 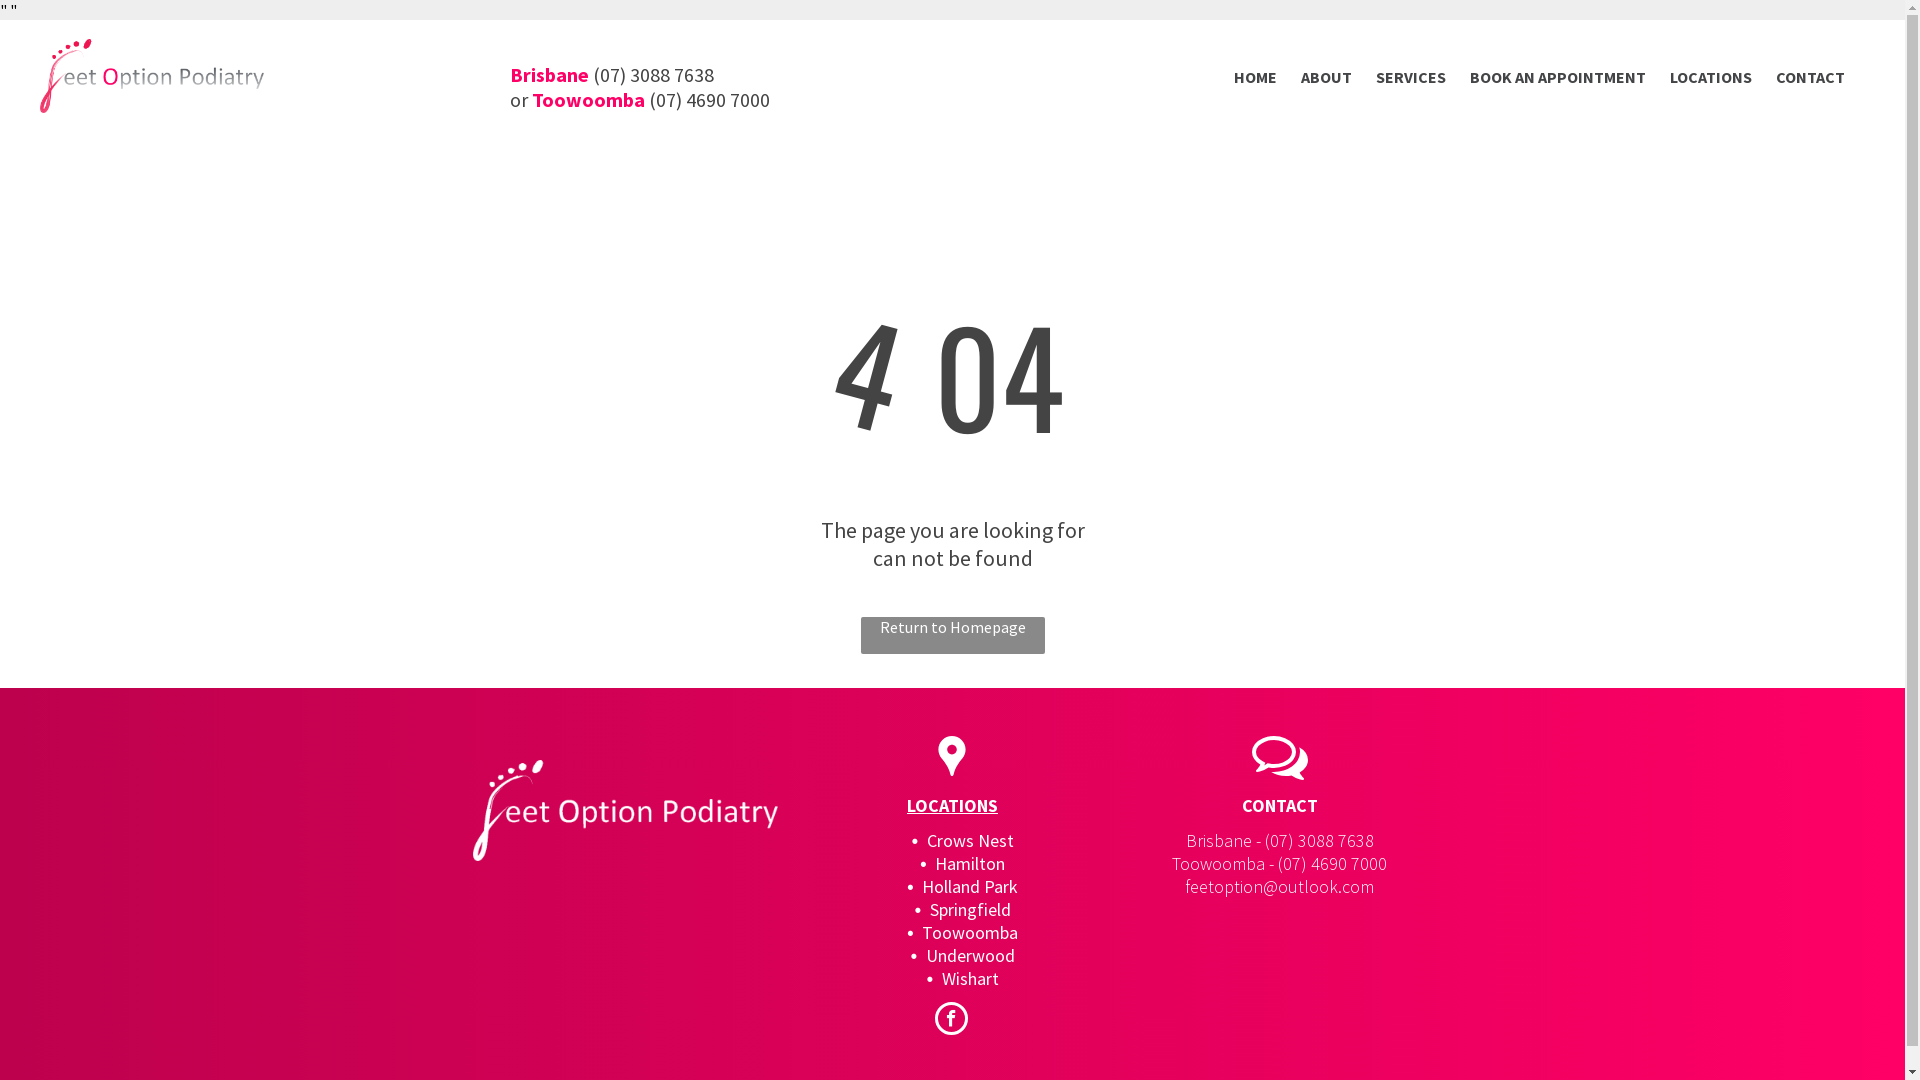 What do you see at coordinates (1326, 75) in the screenshot?
I see `'ABOUT'` at bounding box center [1326, 75].